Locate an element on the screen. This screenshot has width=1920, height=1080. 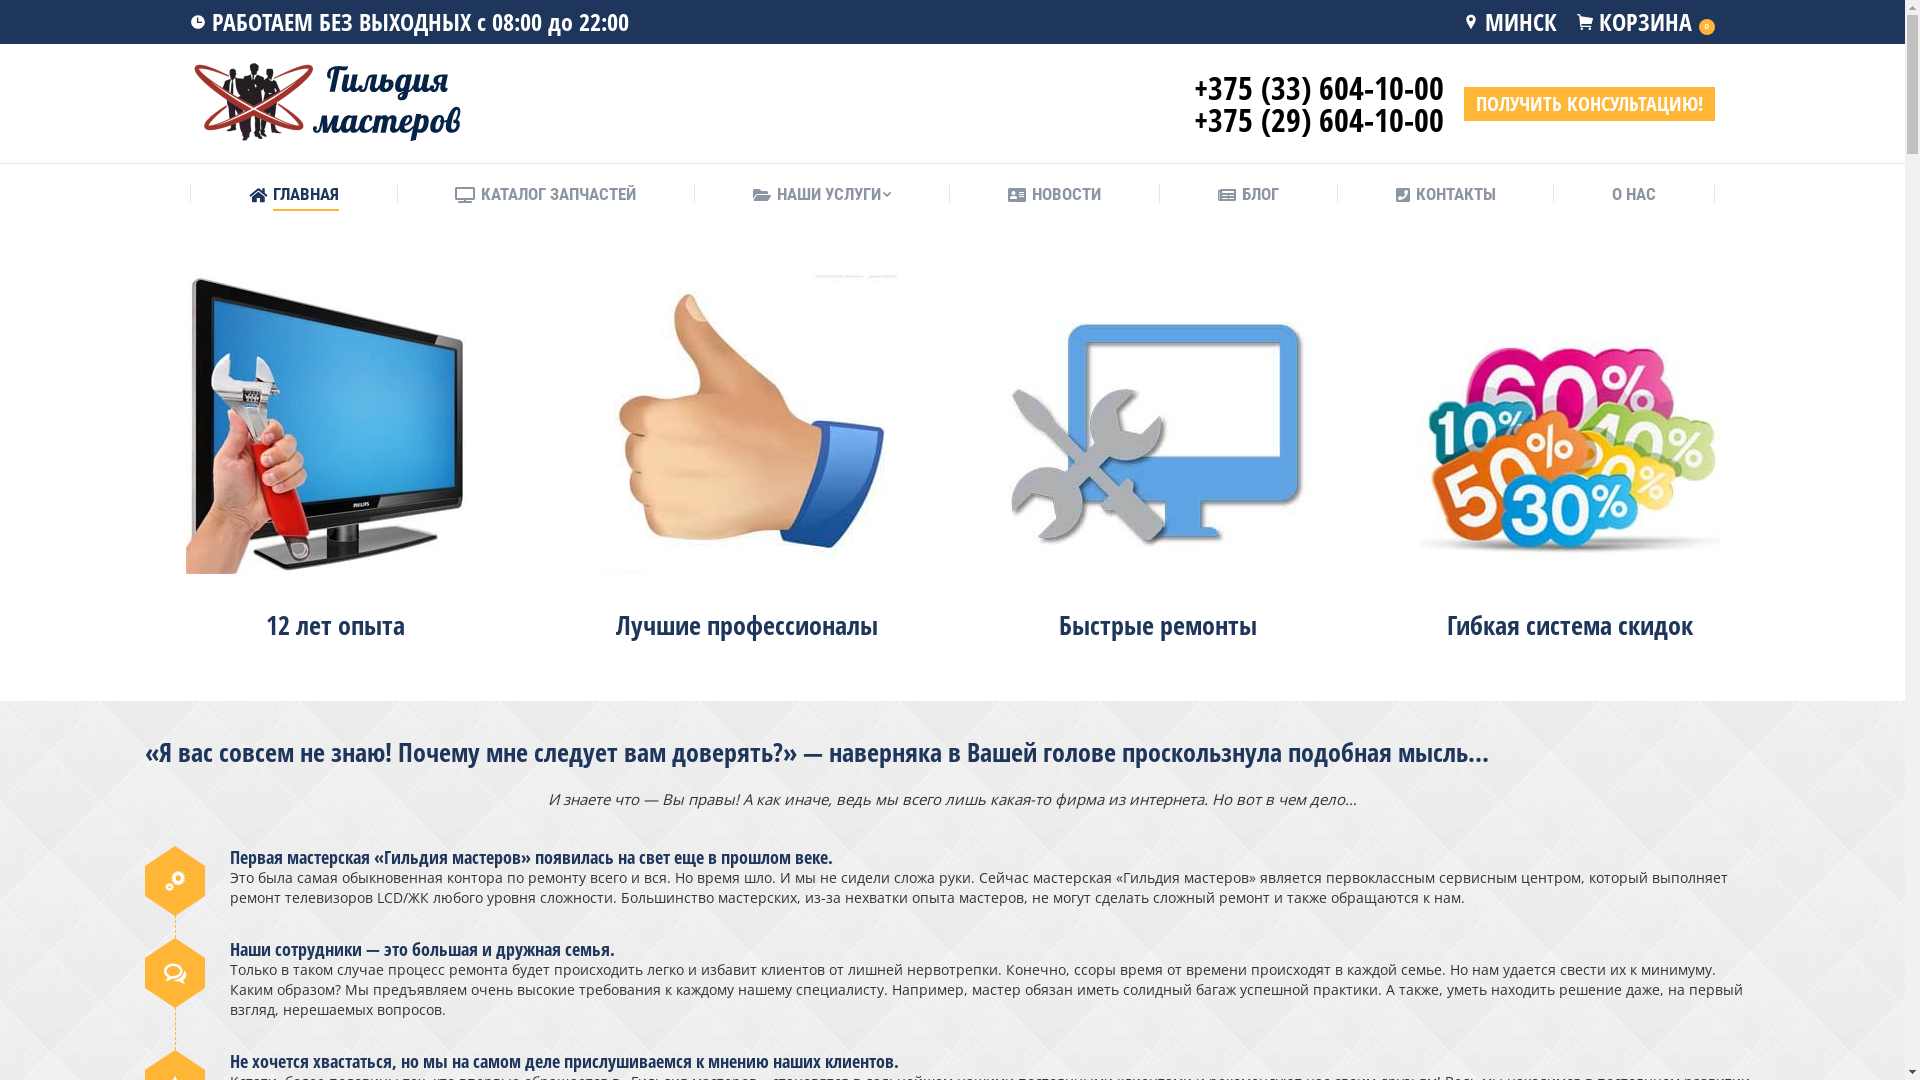
'+375 (29) 604-10-00' is located at coordinates (1319, 119).